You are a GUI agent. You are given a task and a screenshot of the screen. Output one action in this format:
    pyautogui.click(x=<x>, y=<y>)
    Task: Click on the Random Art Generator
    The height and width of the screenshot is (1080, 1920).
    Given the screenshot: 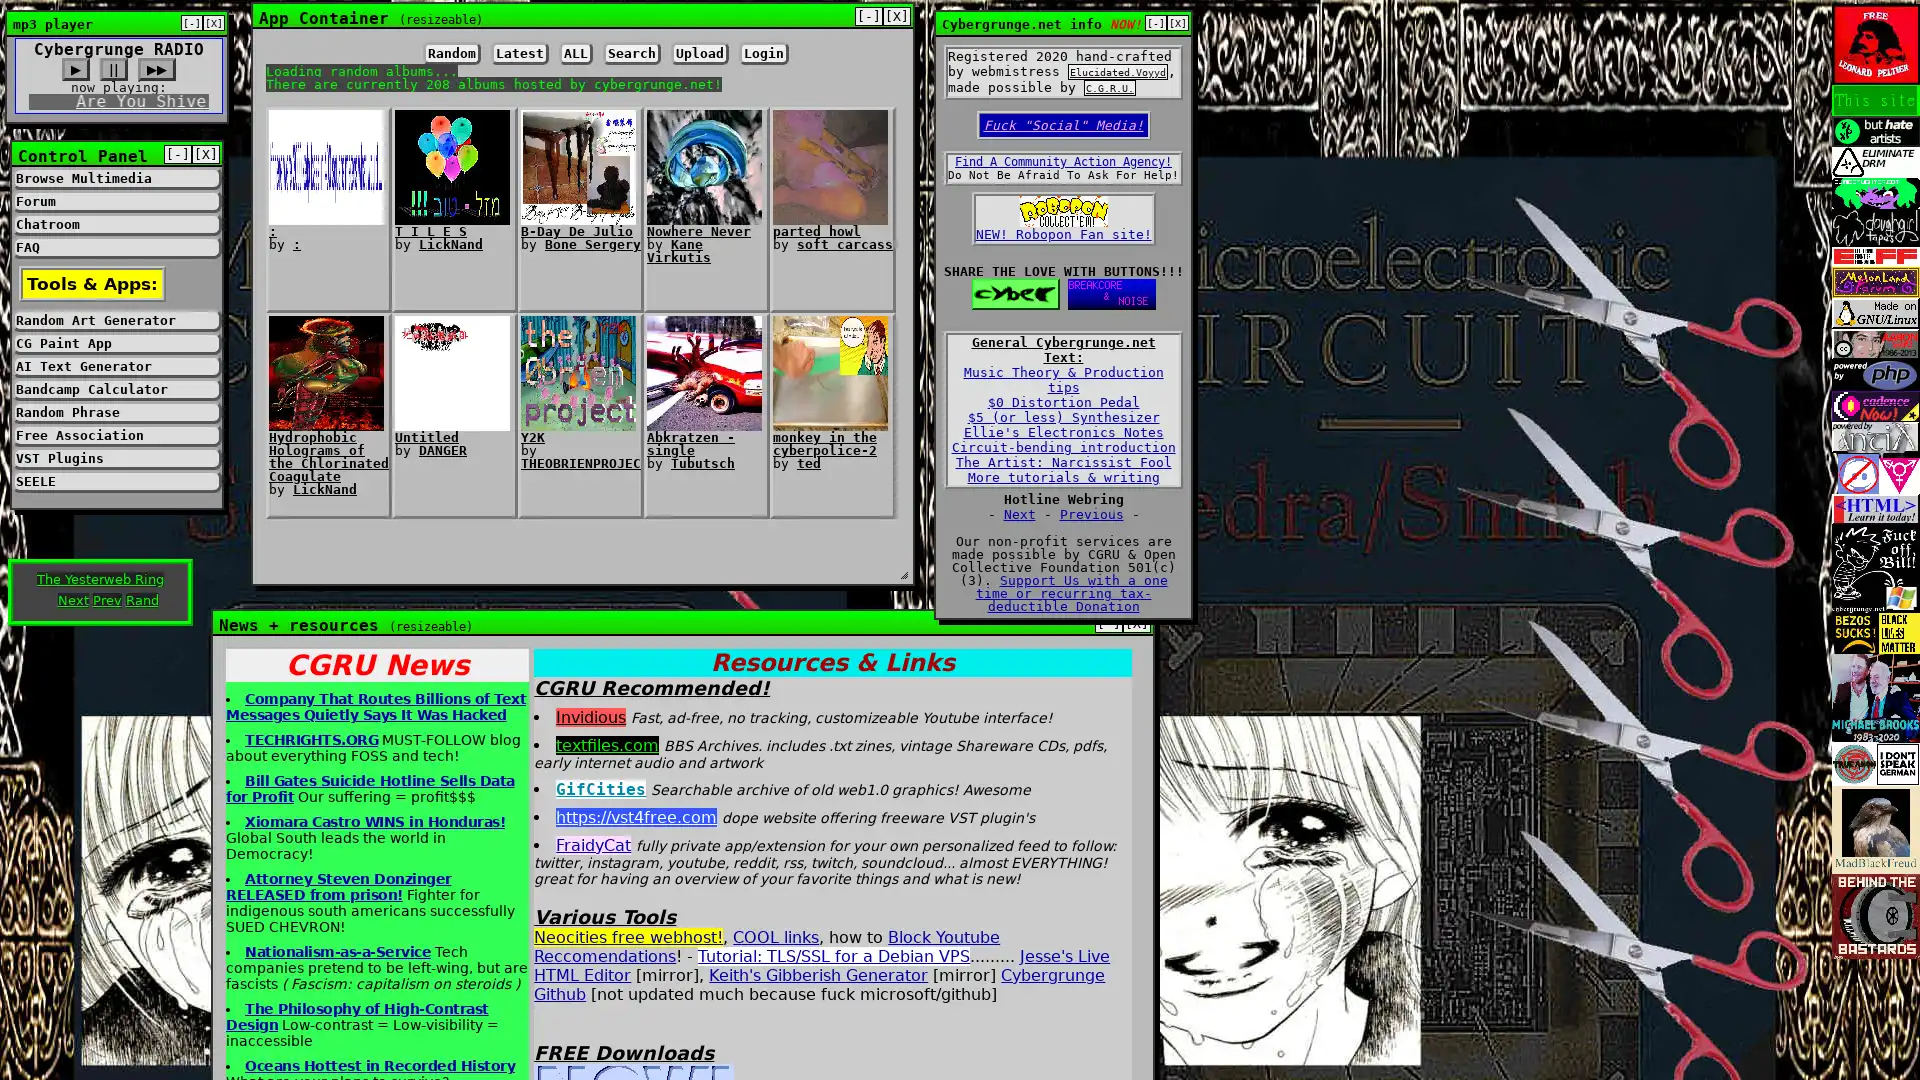 What is the action you would take?
    pyautogui.click(x=115, y=319)
    